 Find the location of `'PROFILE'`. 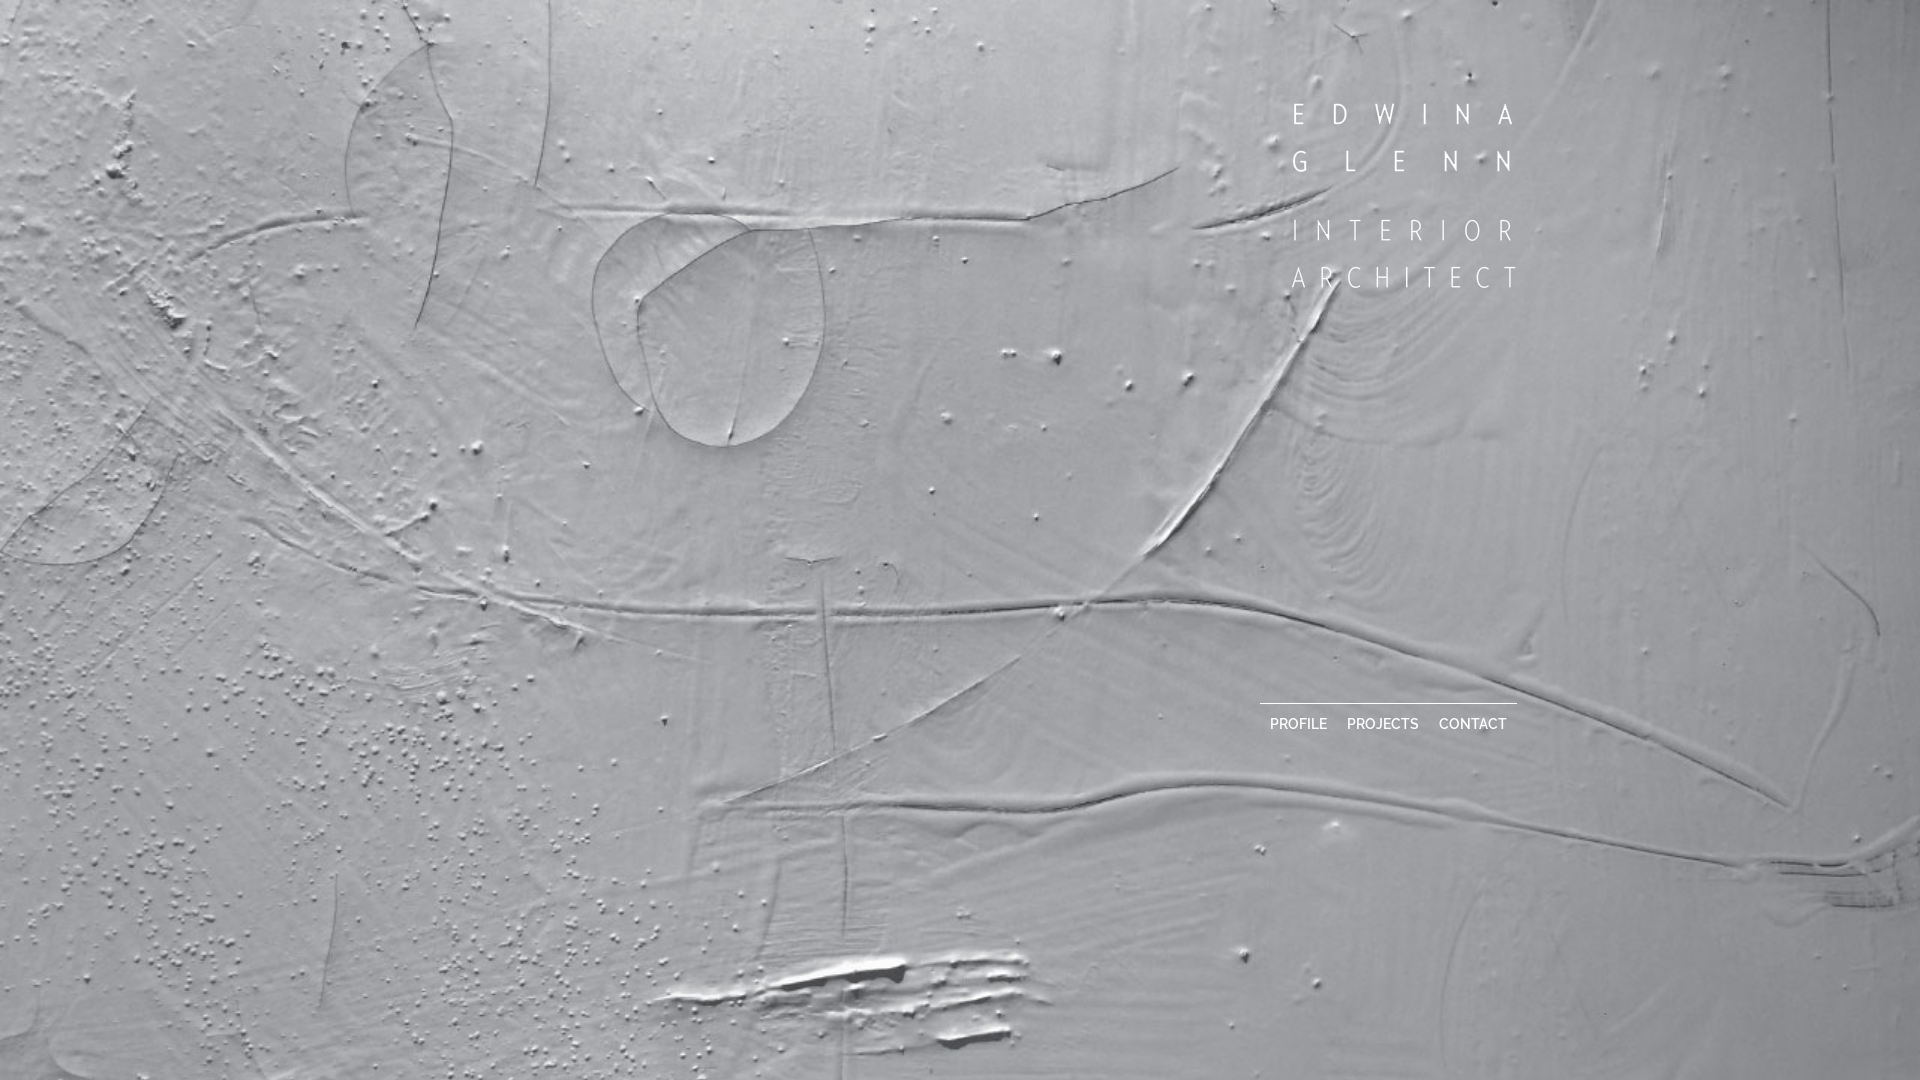

'PROFILE' is located at coordinates (1258, 722).